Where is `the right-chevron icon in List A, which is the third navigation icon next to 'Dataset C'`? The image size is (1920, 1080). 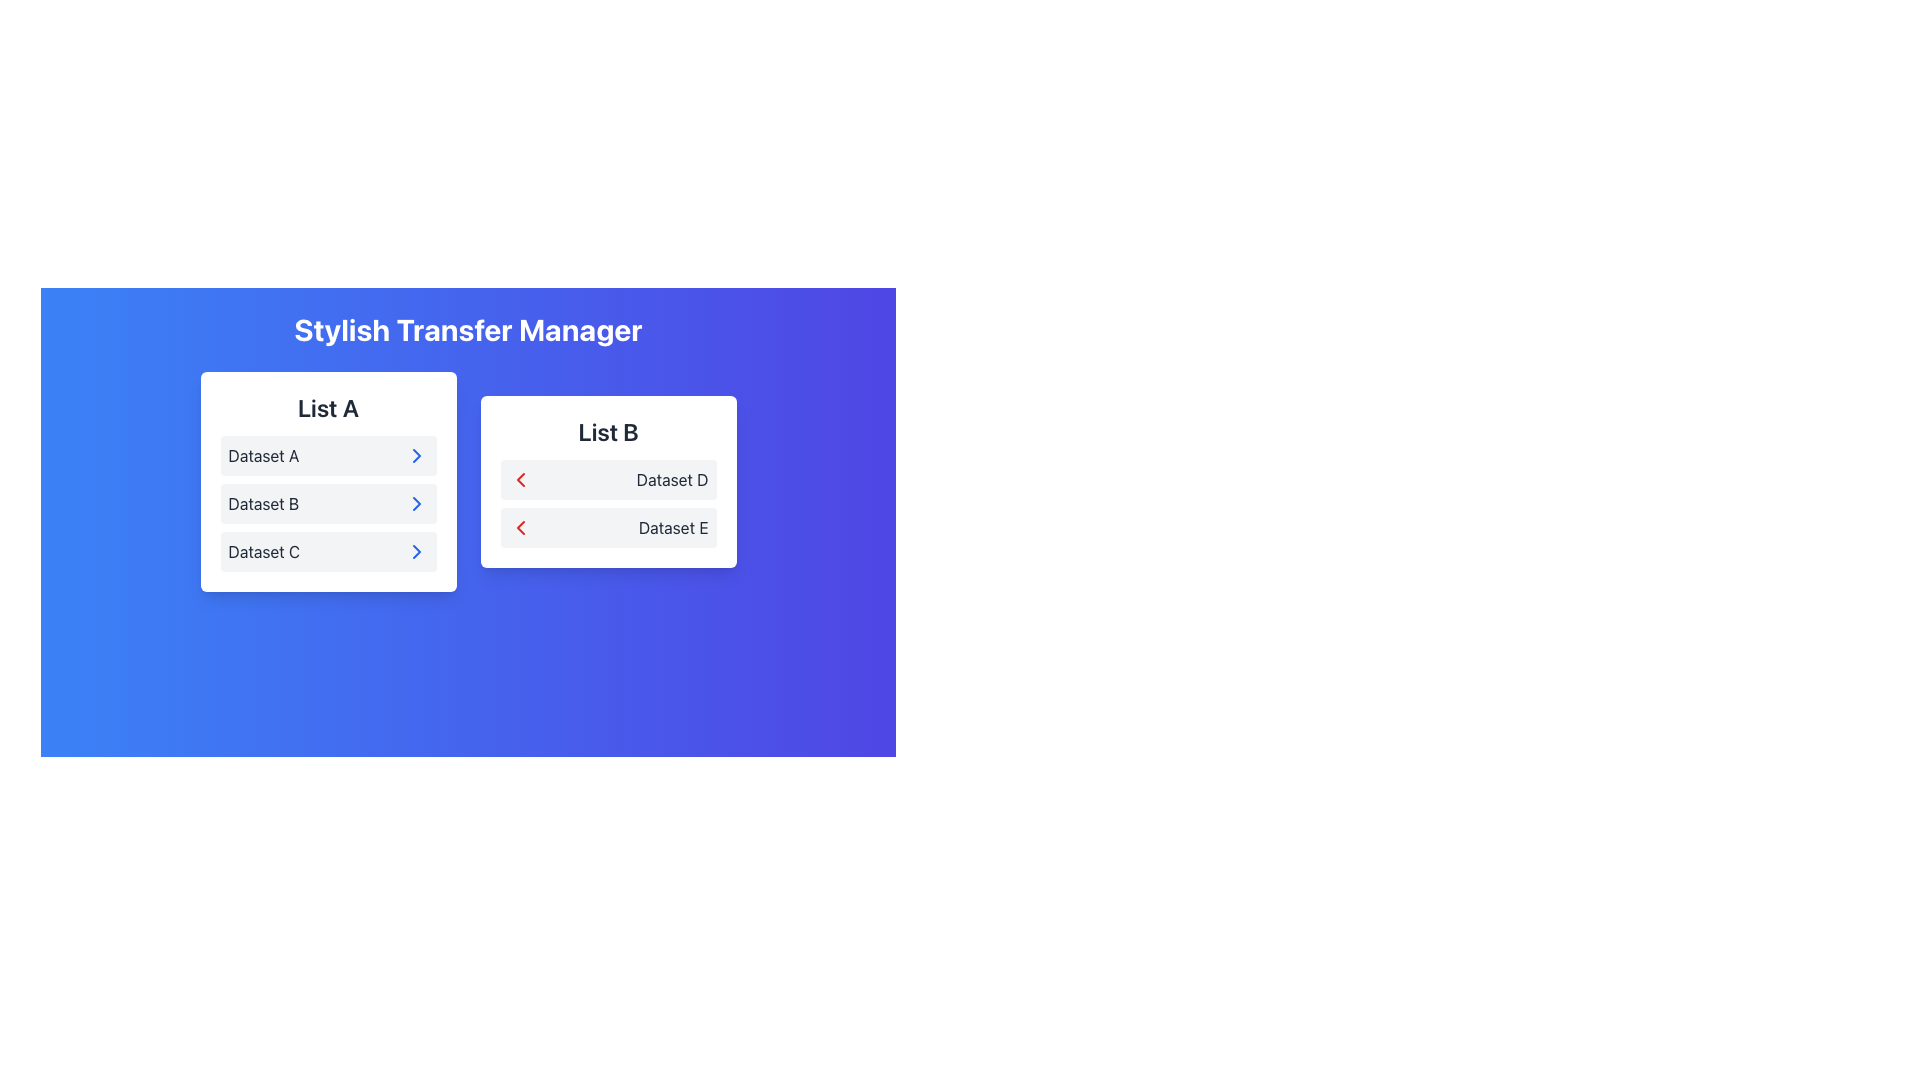
the right-chevron icon in List A, which is the third navigation icon next to 'Dataset C' is located at coordinates (415, 455).